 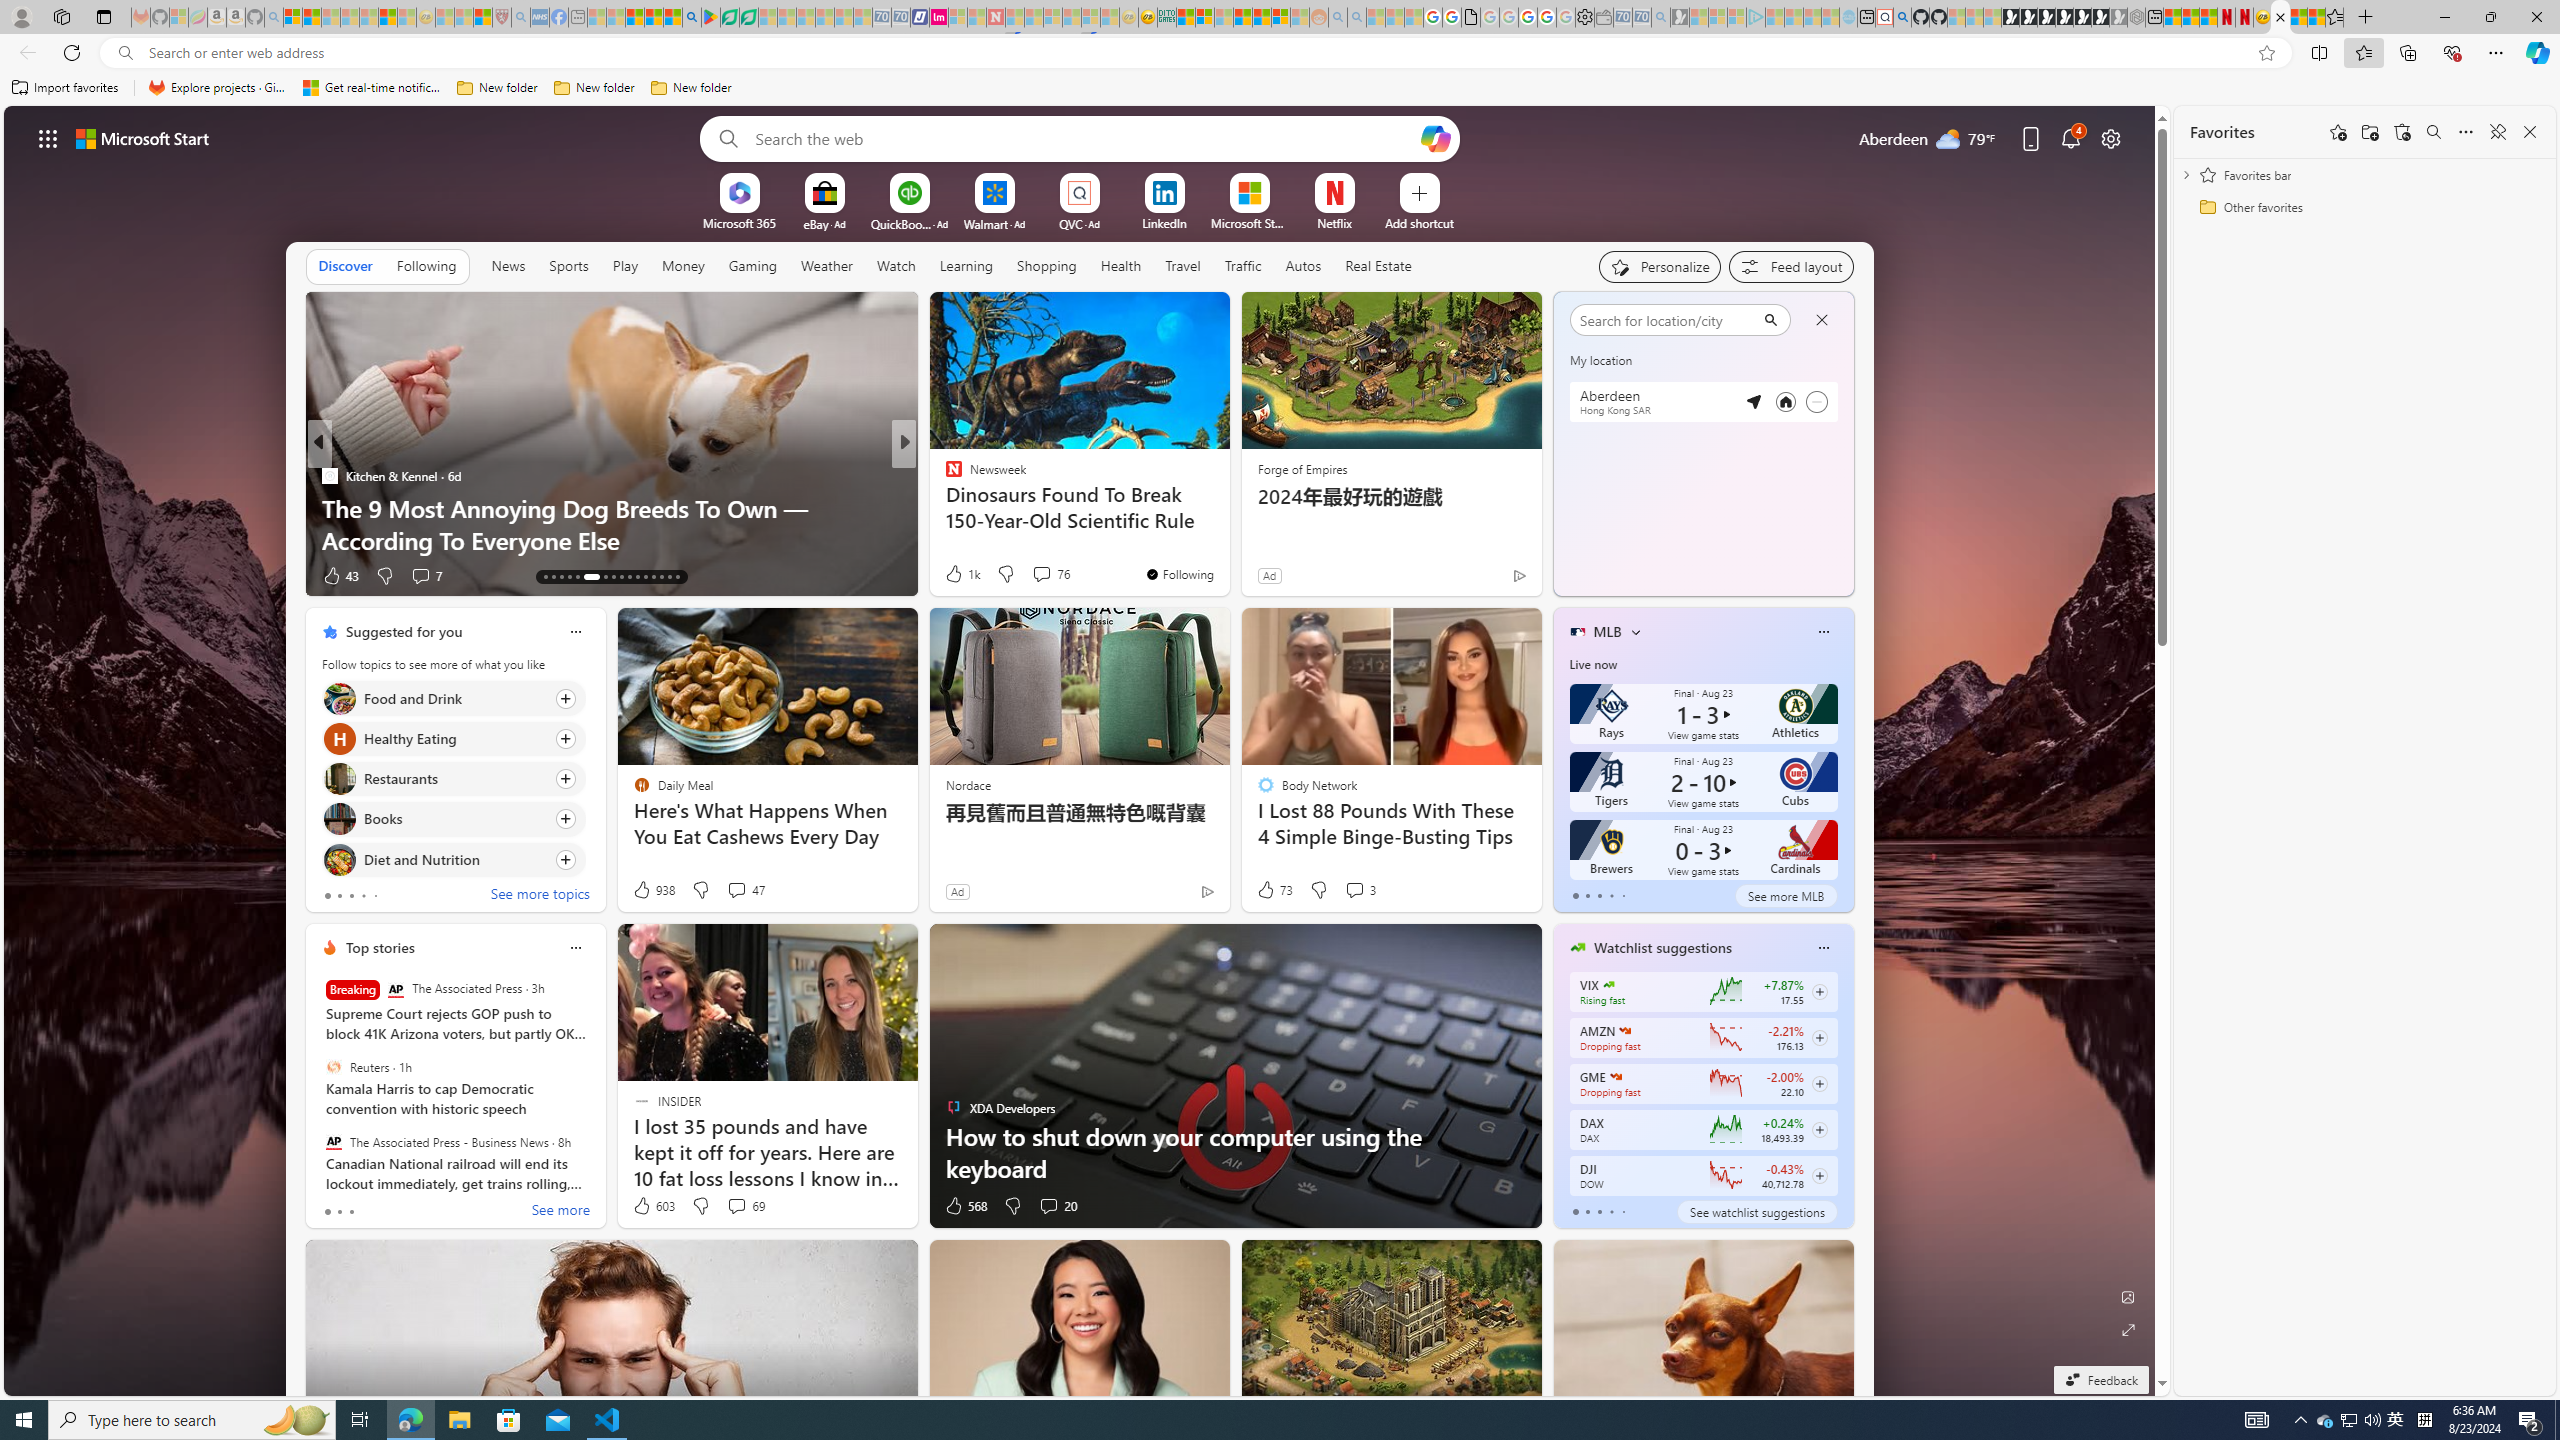 I want to click on 'Click to follow topic Diet and Nutrition', so click(x=452, y=858).